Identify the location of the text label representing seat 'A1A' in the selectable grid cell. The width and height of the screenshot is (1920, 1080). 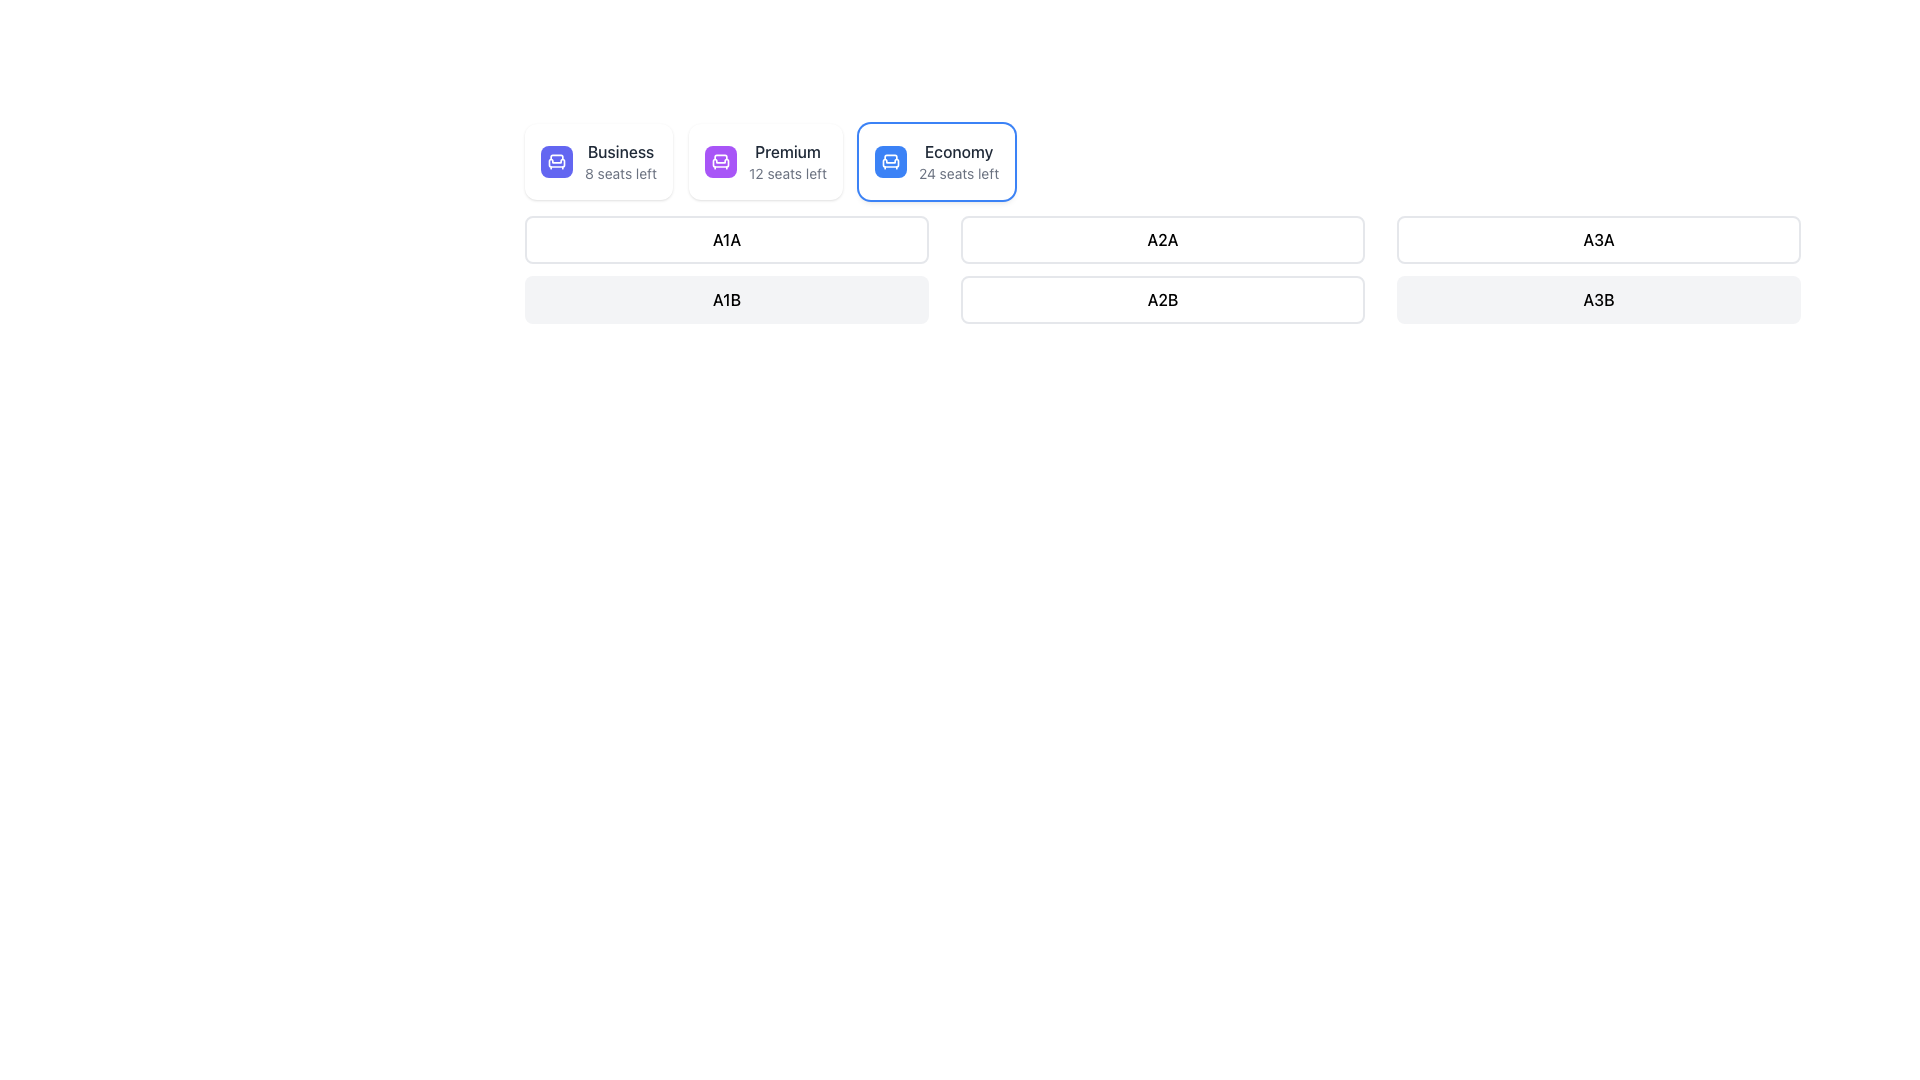
(725, 238).